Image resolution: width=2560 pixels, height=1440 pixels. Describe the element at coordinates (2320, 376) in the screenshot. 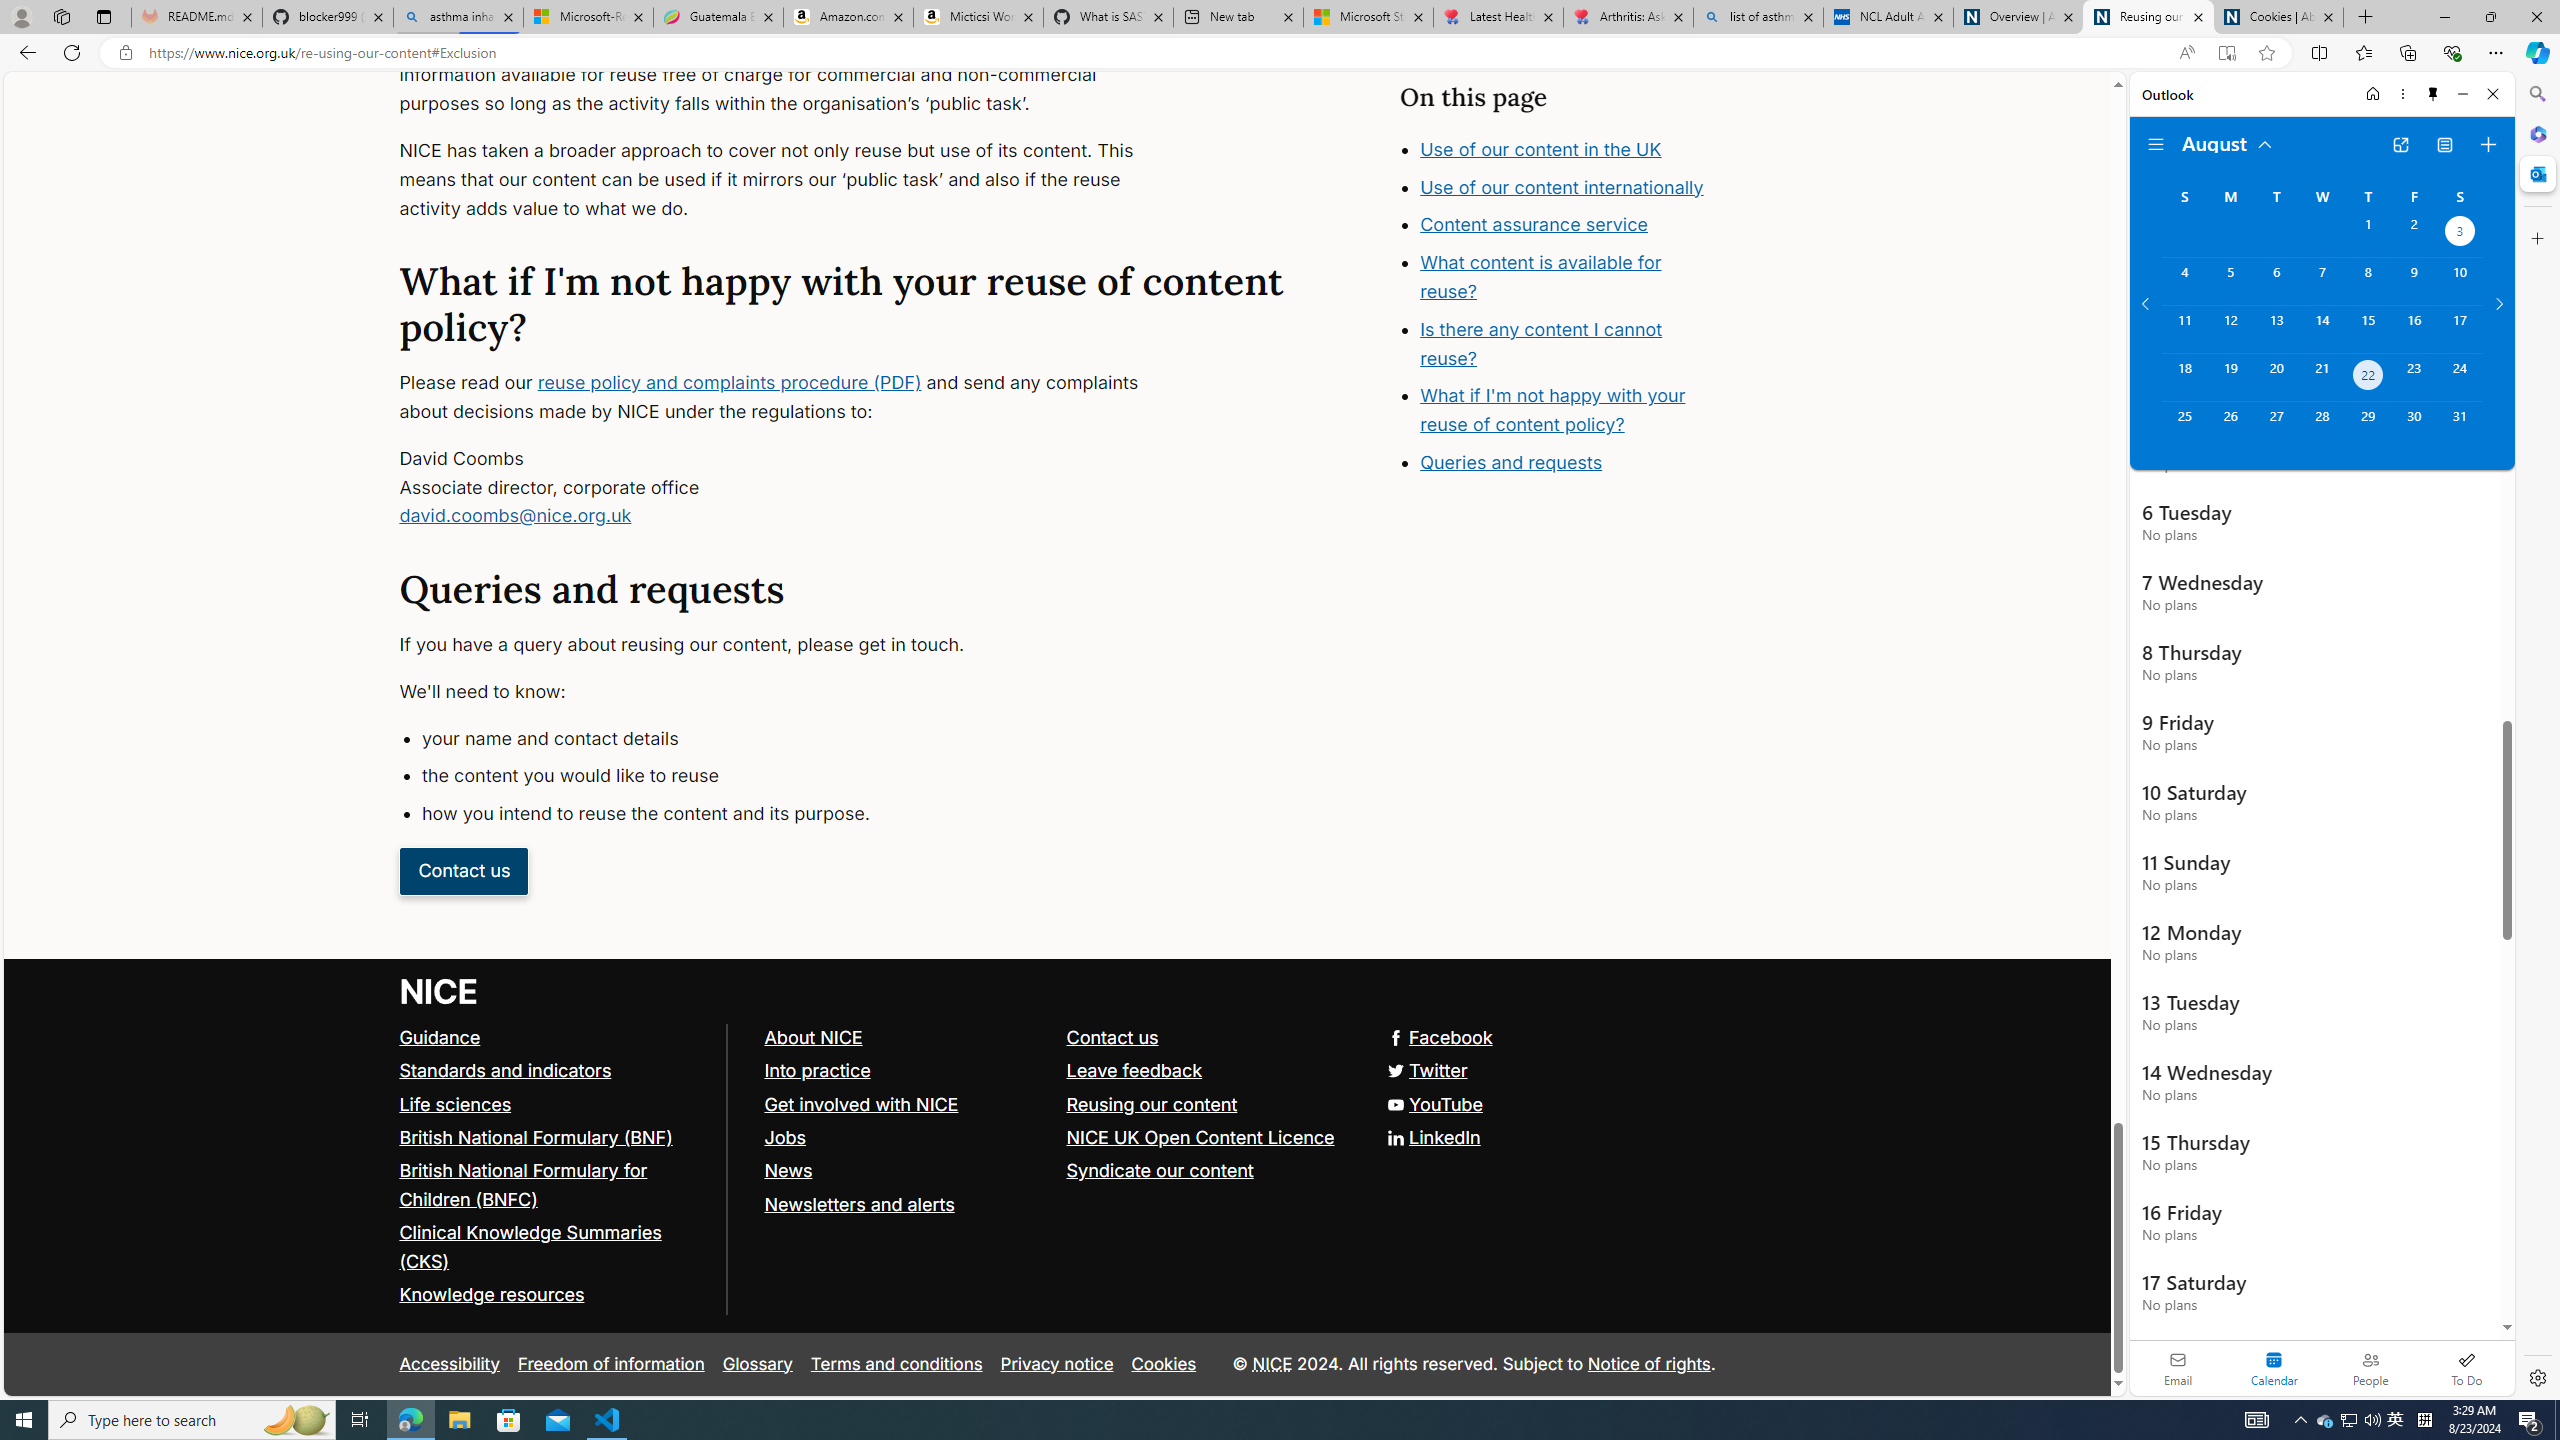

I see `'Wednesday, August 21, 2024. '` at that location.